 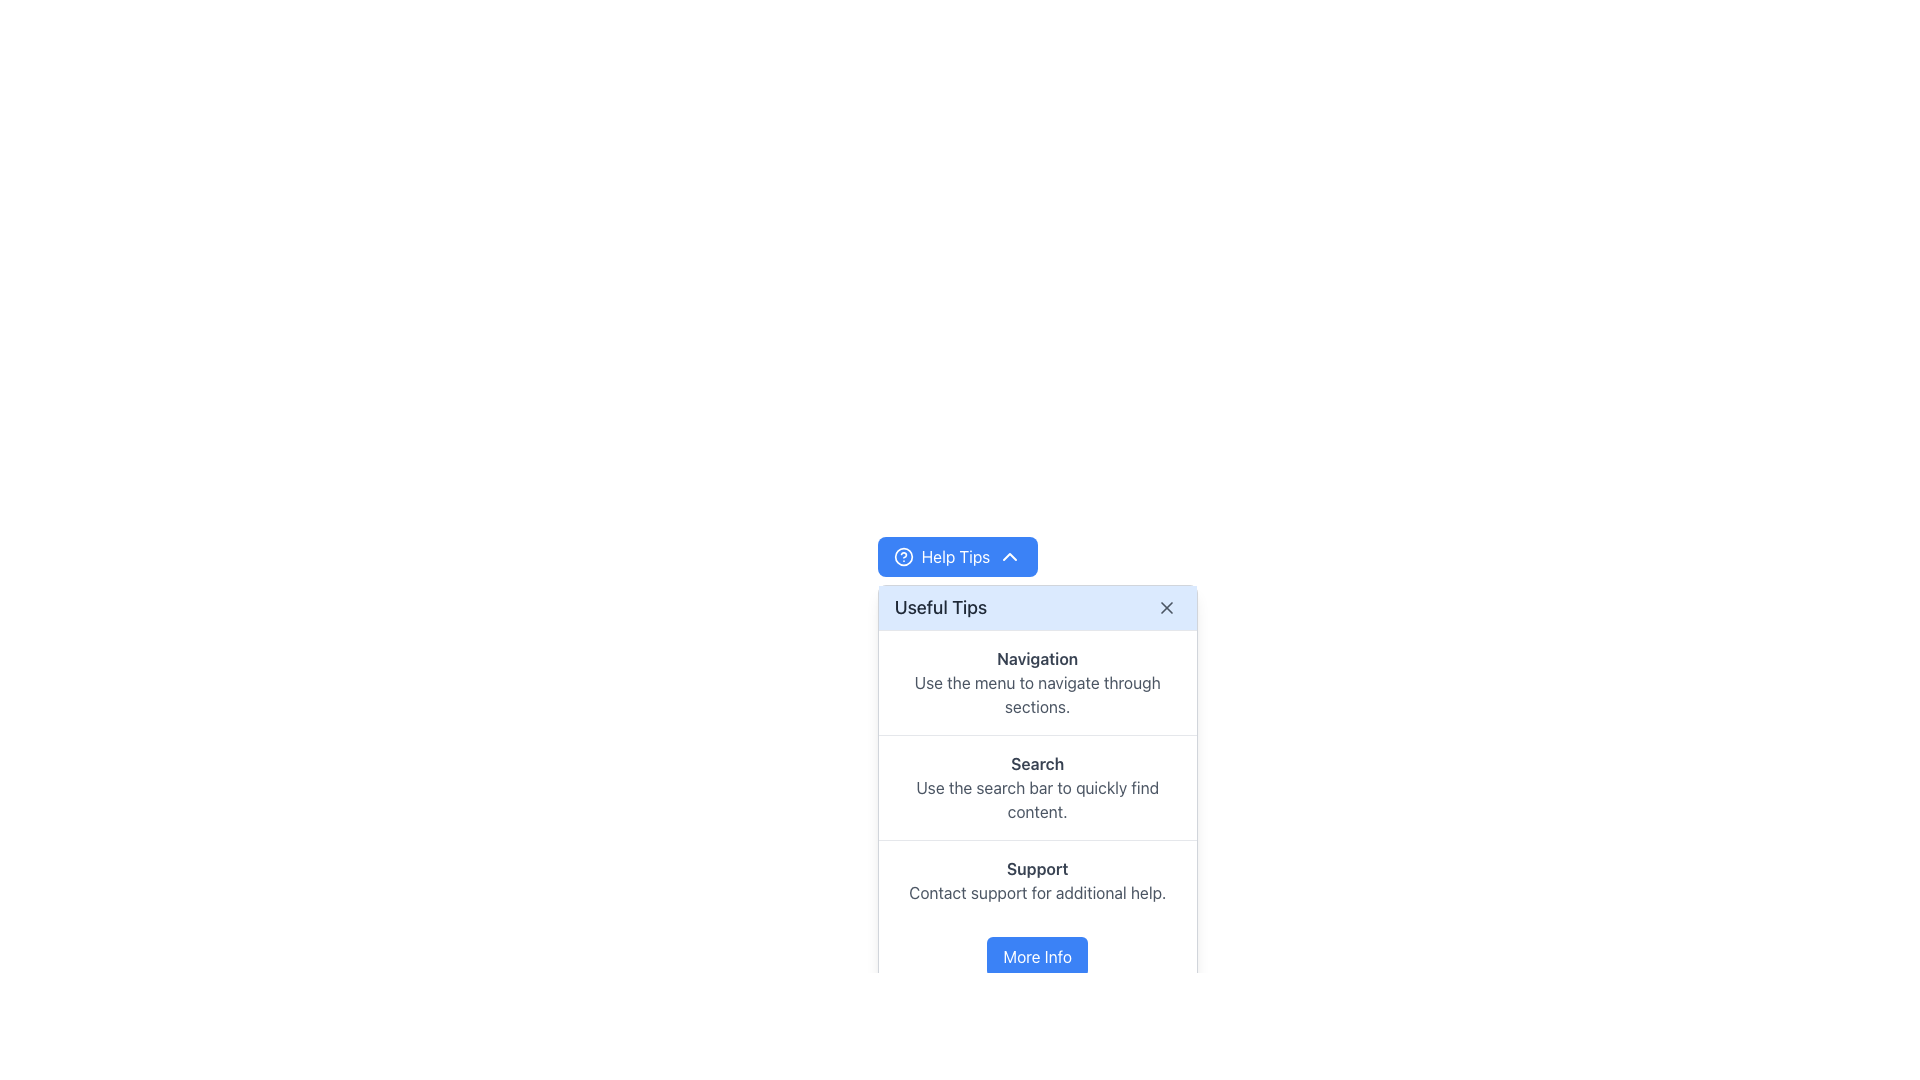 I want to click on the button located at the bottom section of the 'Useful Tips' panel to invoke an action or navigate to another page, so click(x=1037, y=955).